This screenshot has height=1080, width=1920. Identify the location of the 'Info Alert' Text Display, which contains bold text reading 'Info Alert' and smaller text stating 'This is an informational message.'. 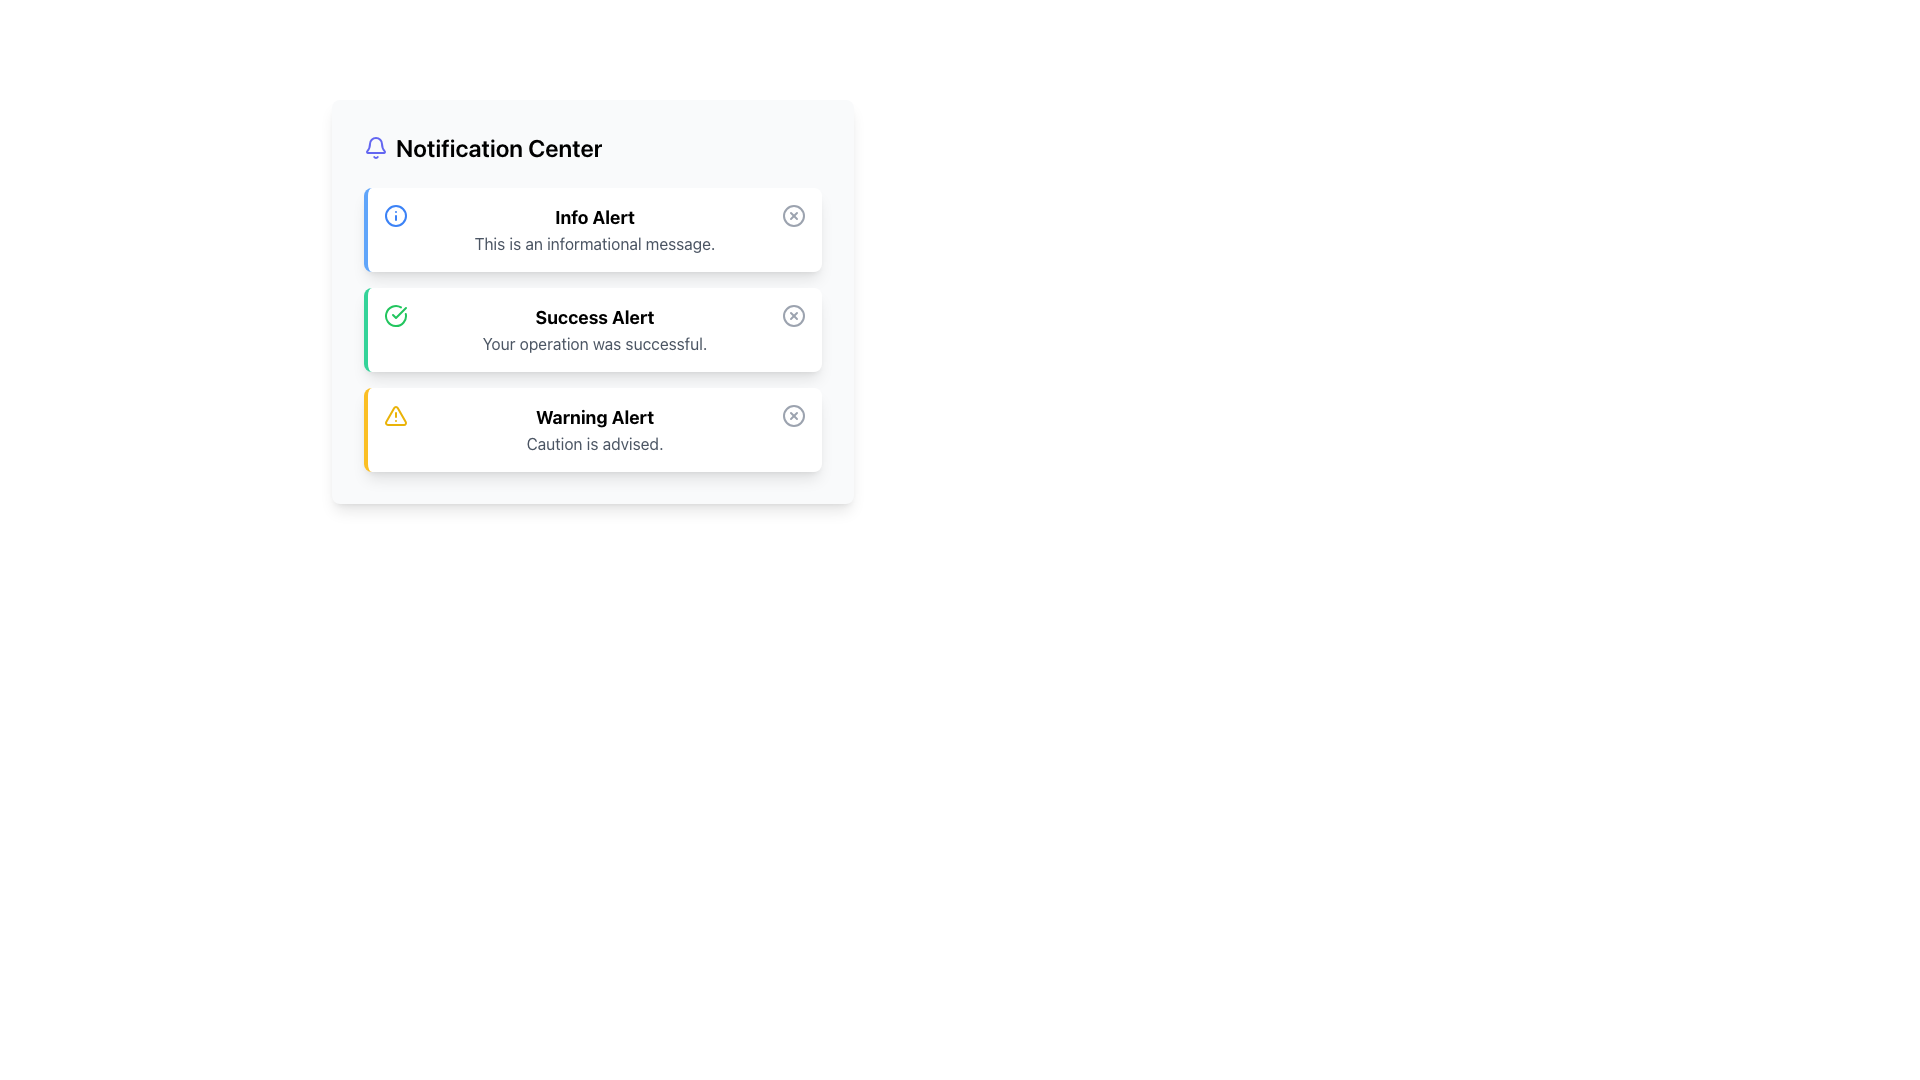
(594, 229).